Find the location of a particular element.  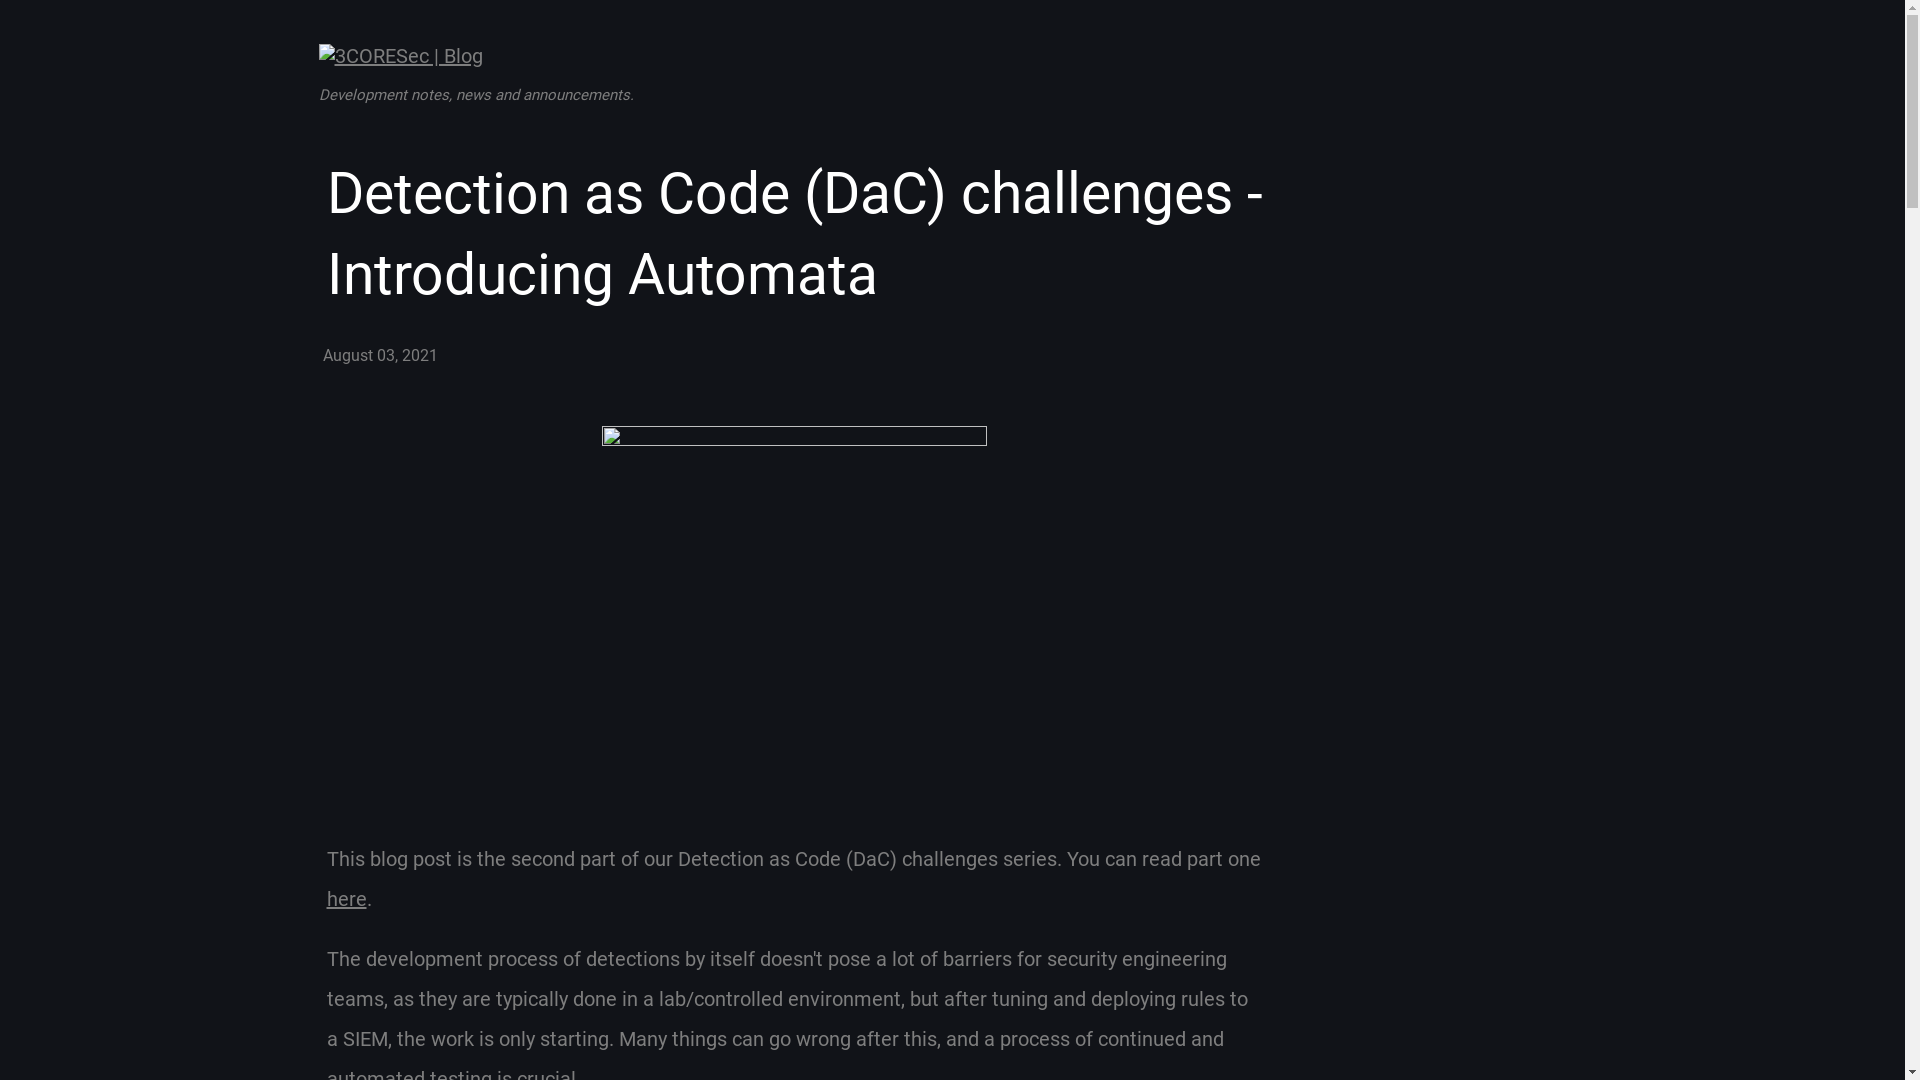

'August 03, 2021' is located at coordinates (379, 353).